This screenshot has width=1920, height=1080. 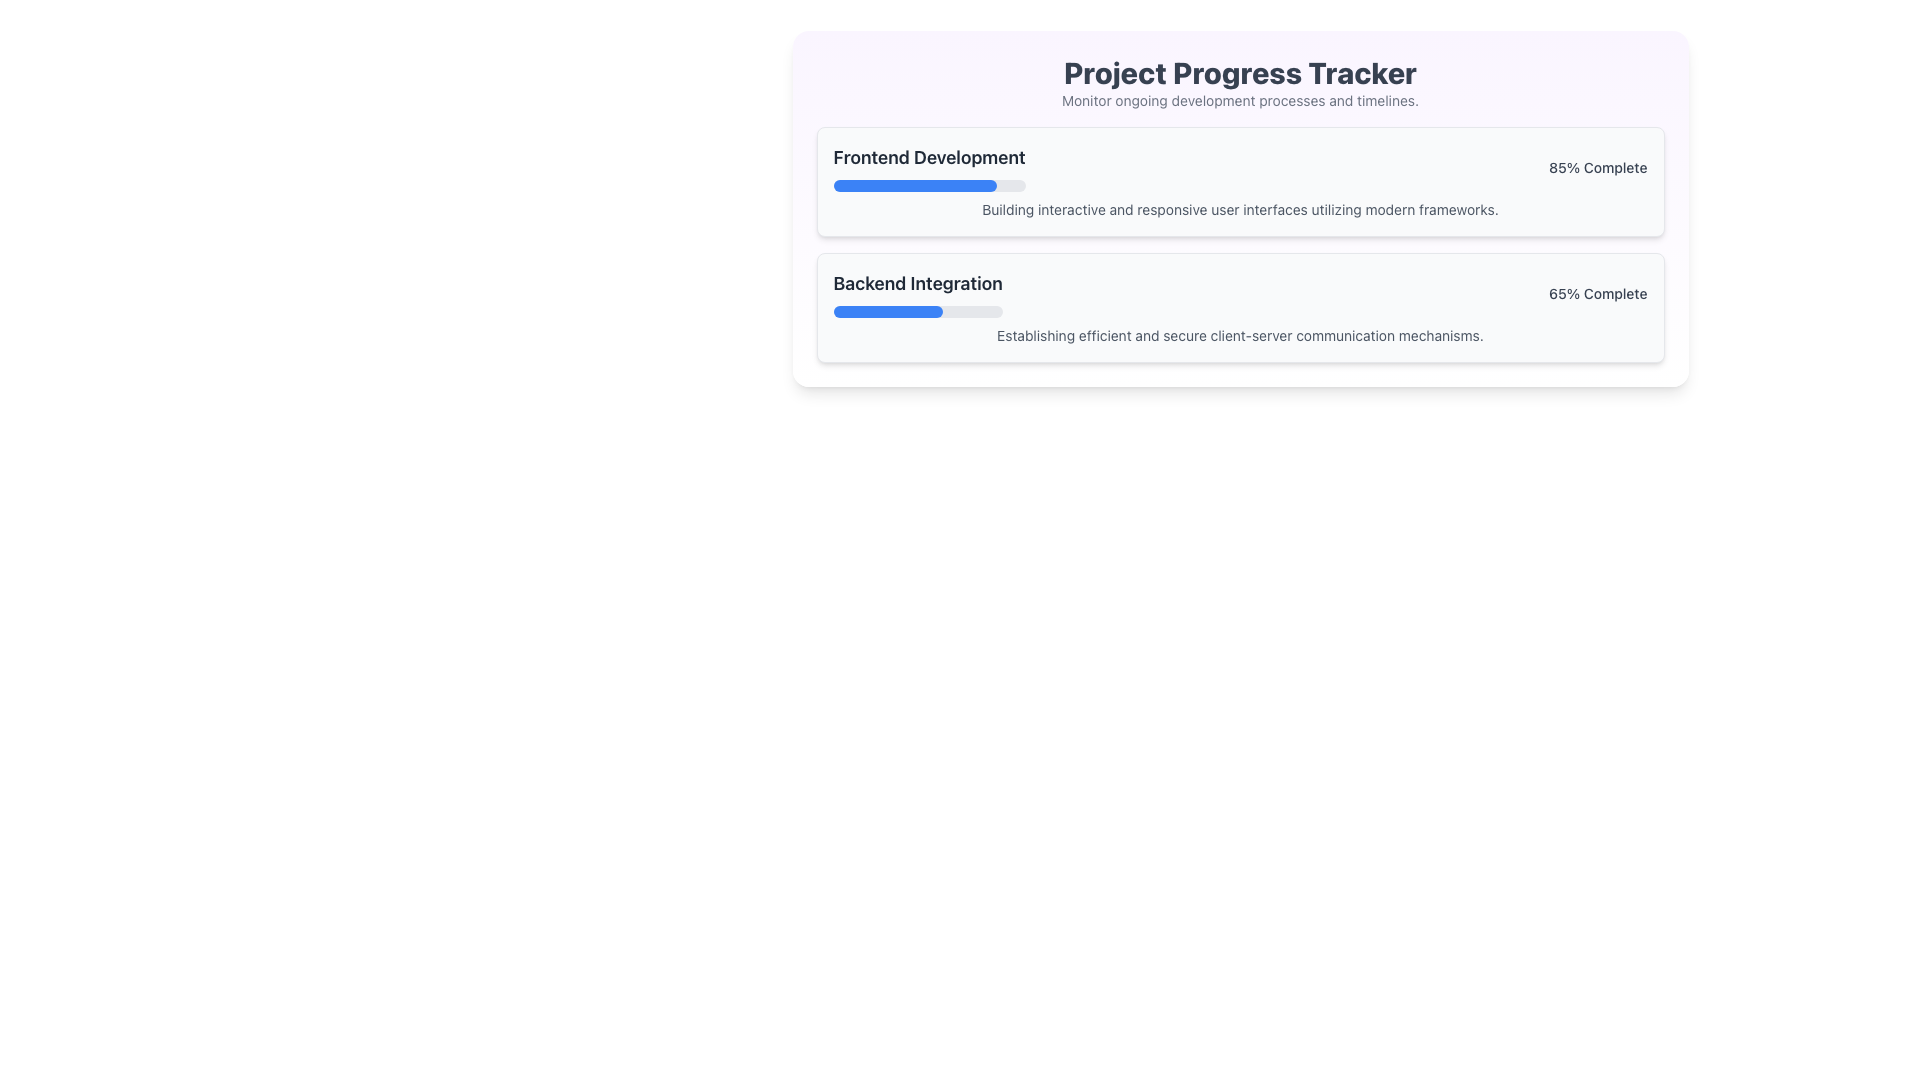 I want to click on the text label that provides supplementary information below the 'Project Progress Tracker' header, so click(x=1239, y=100).